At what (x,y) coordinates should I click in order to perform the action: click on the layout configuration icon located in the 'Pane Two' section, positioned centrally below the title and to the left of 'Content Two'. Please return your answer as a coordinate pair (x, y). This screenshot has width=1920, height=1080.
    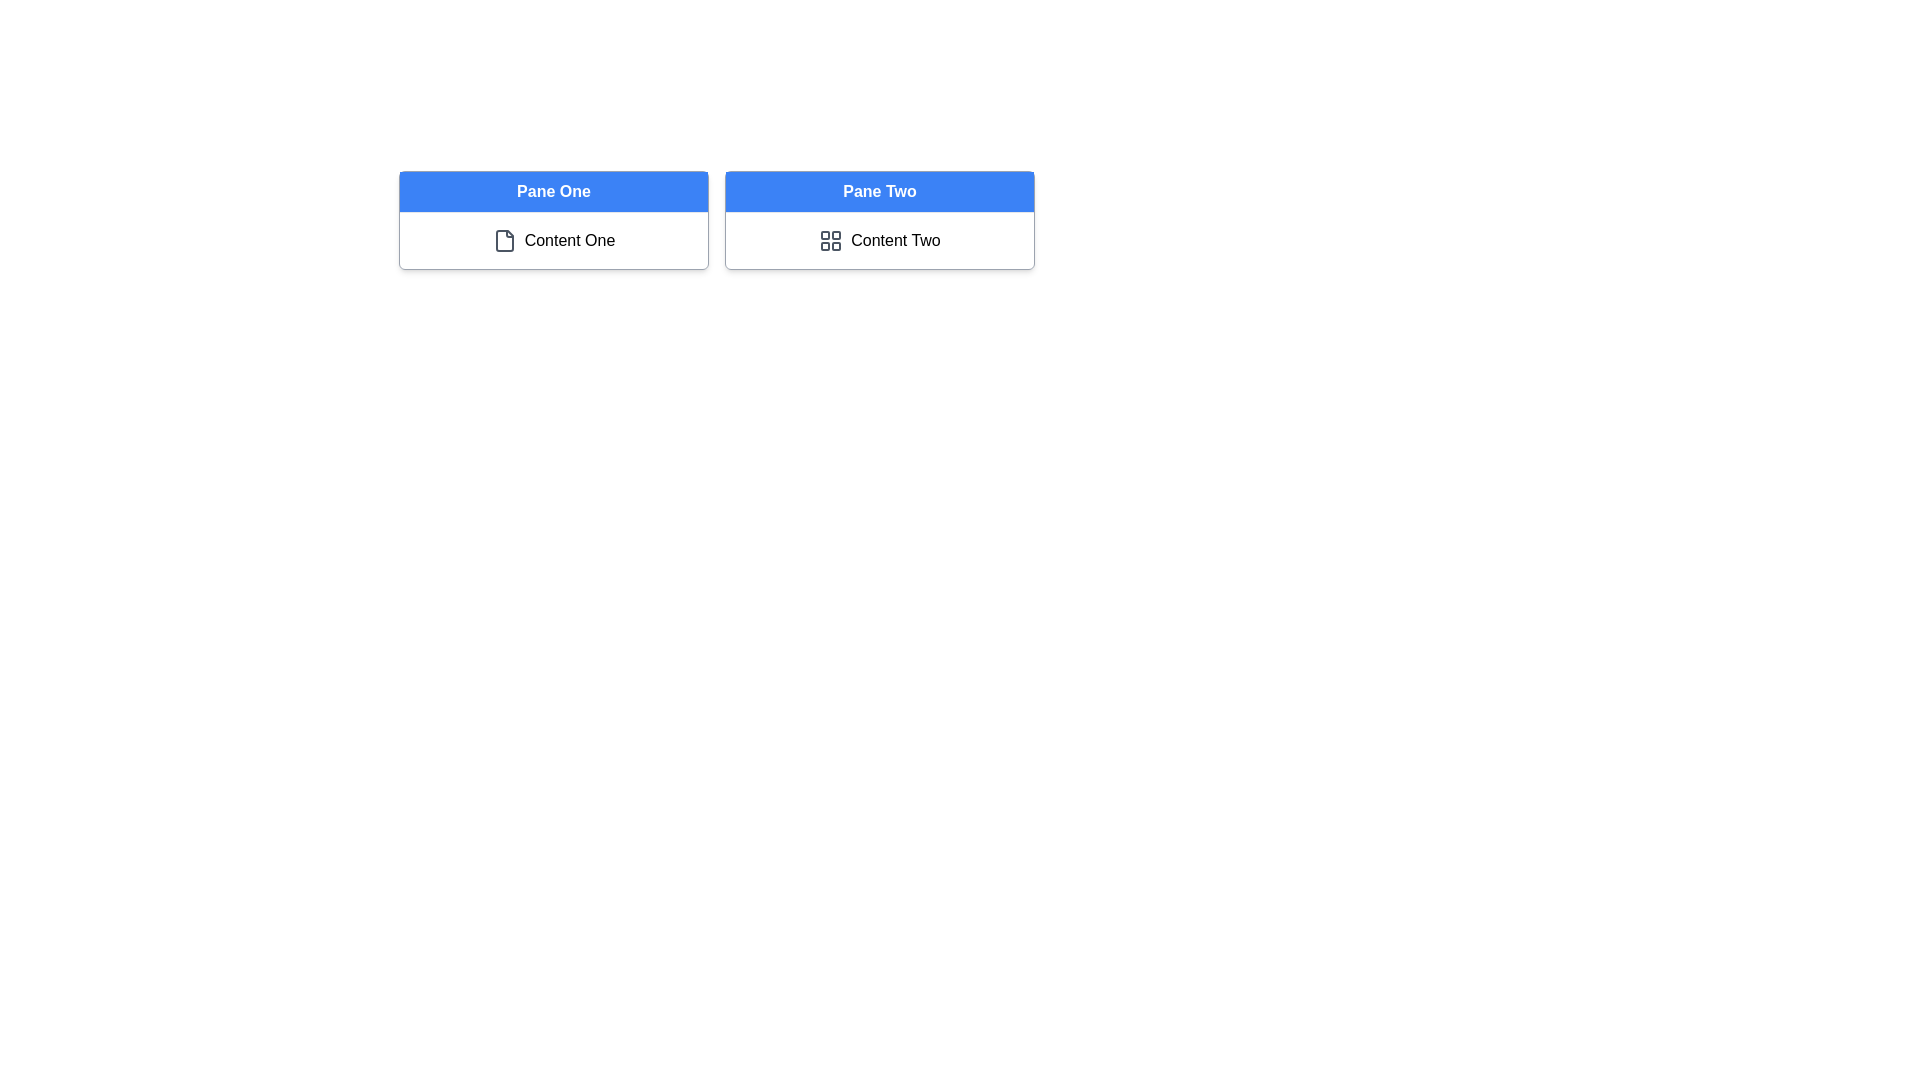
    Looking at the image, I should click on (831, 239).